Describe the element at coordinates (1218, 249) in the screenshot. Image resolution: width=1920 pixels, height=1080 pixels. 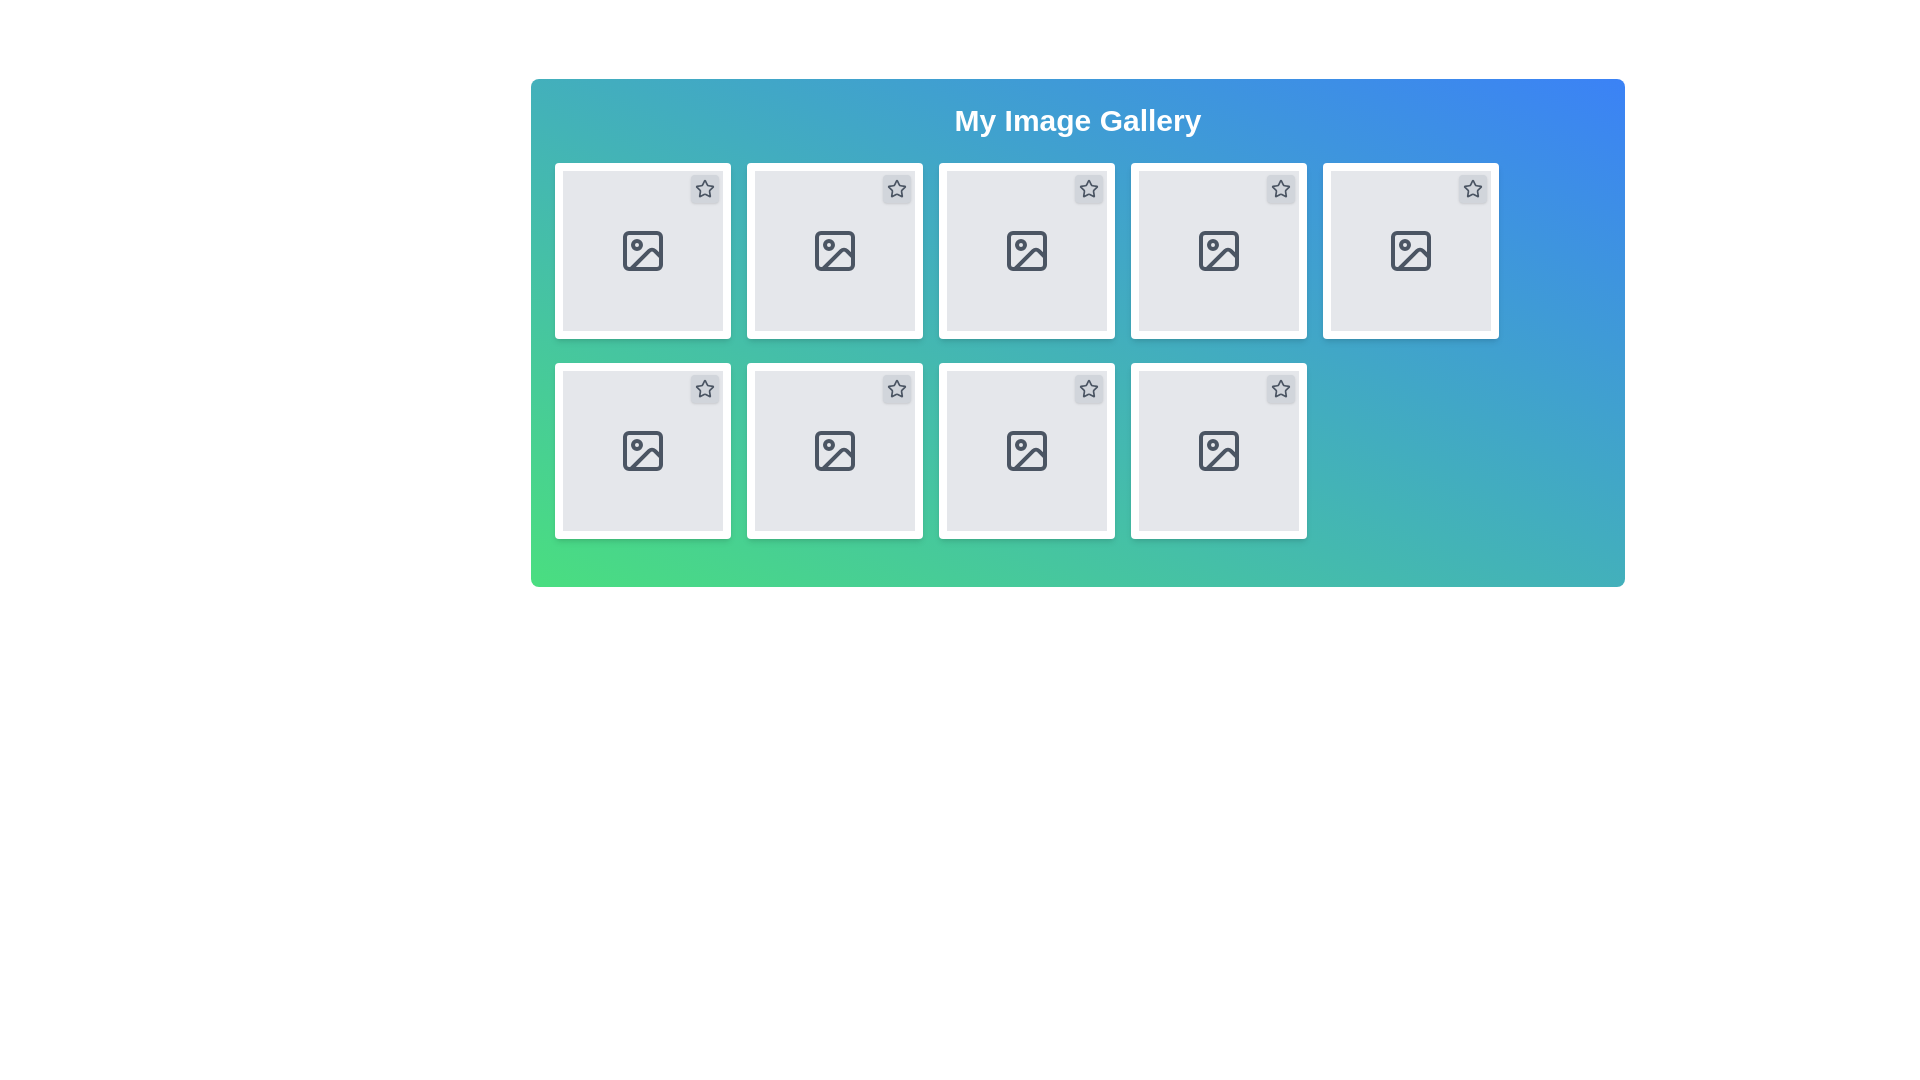
I see `the Image Thumbnail with a light gray background and a dark gray image outline icon` at that location.